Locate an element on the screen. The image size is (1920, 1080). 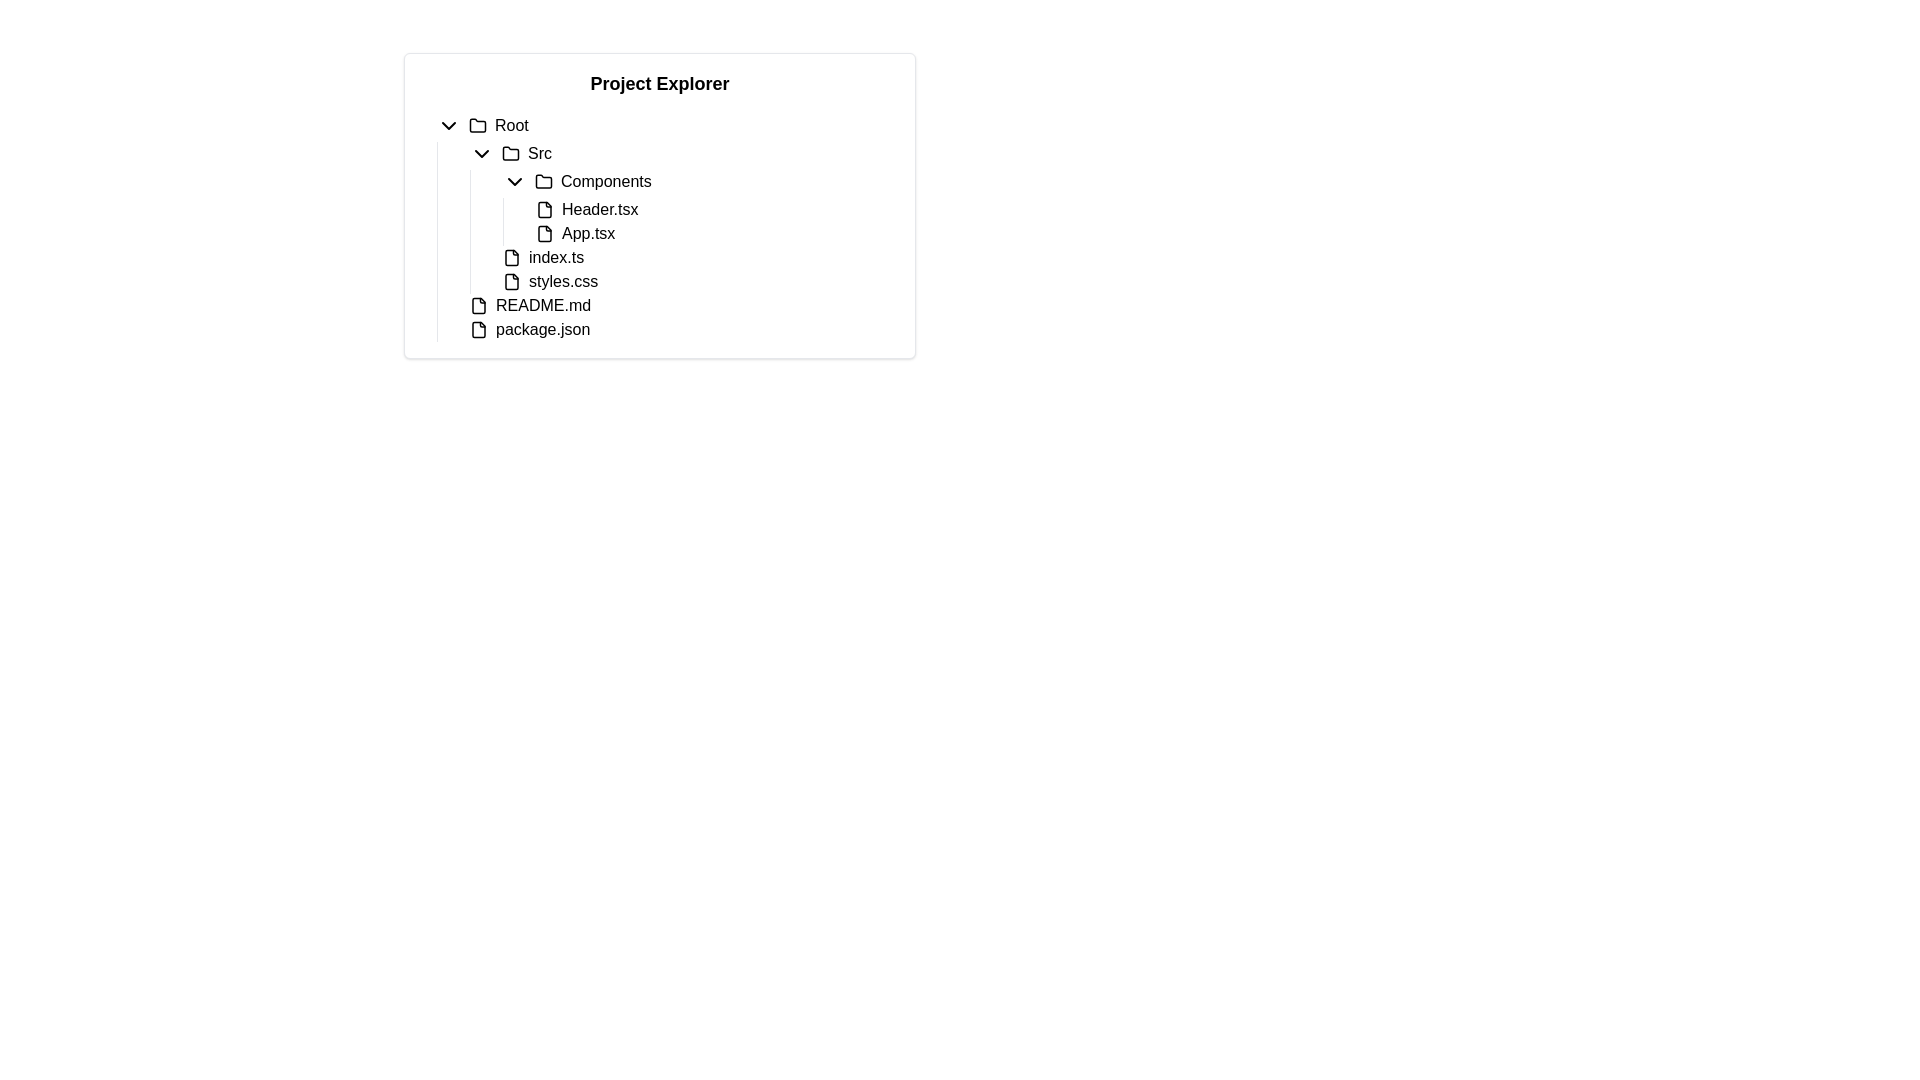
the file icon representing 'index.ts' located in the 'Src' folder of the Project Explorer is located at coordinates (512, 257).